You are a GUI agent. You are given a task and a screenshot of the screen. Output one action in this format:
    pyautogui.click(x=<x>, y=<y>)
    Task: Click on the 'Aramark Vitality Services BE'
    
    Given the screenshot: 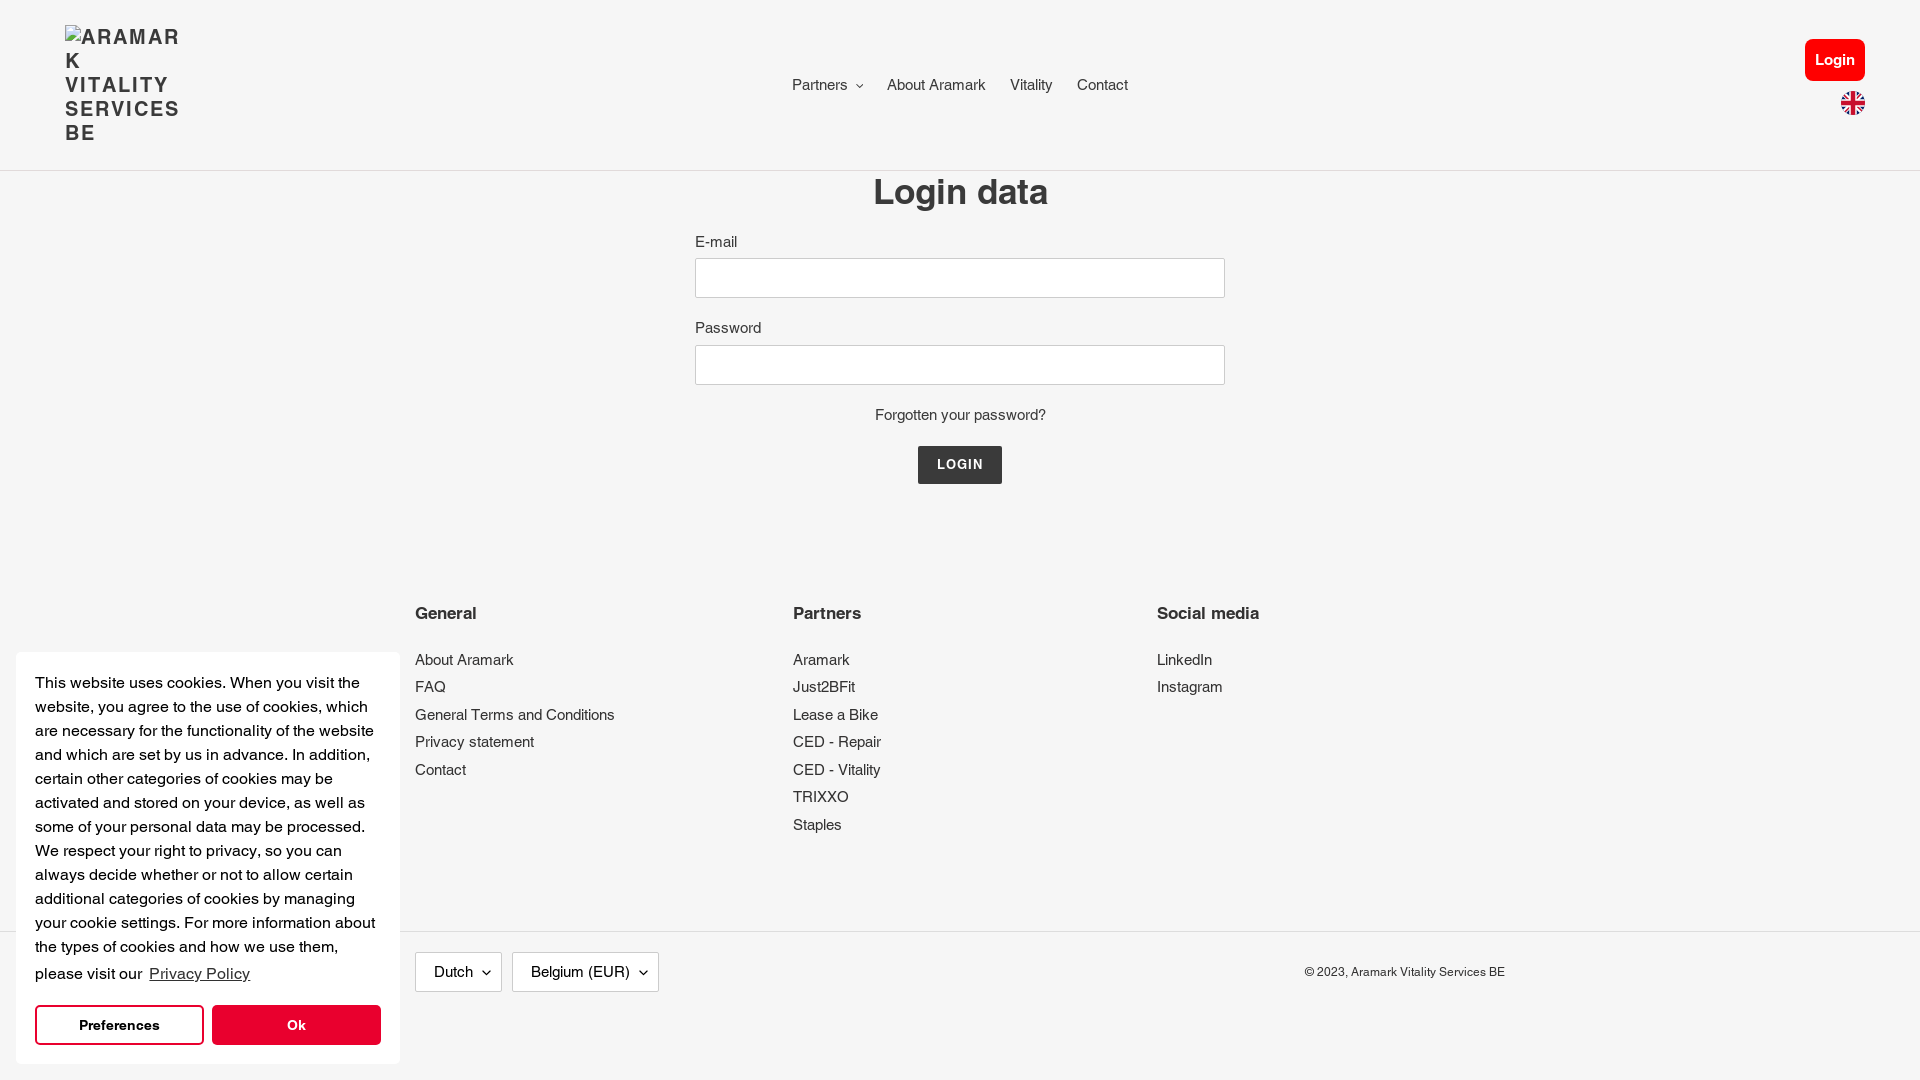 What is the action you would take?
    pyautogui.click(x=1426, y=971)
    